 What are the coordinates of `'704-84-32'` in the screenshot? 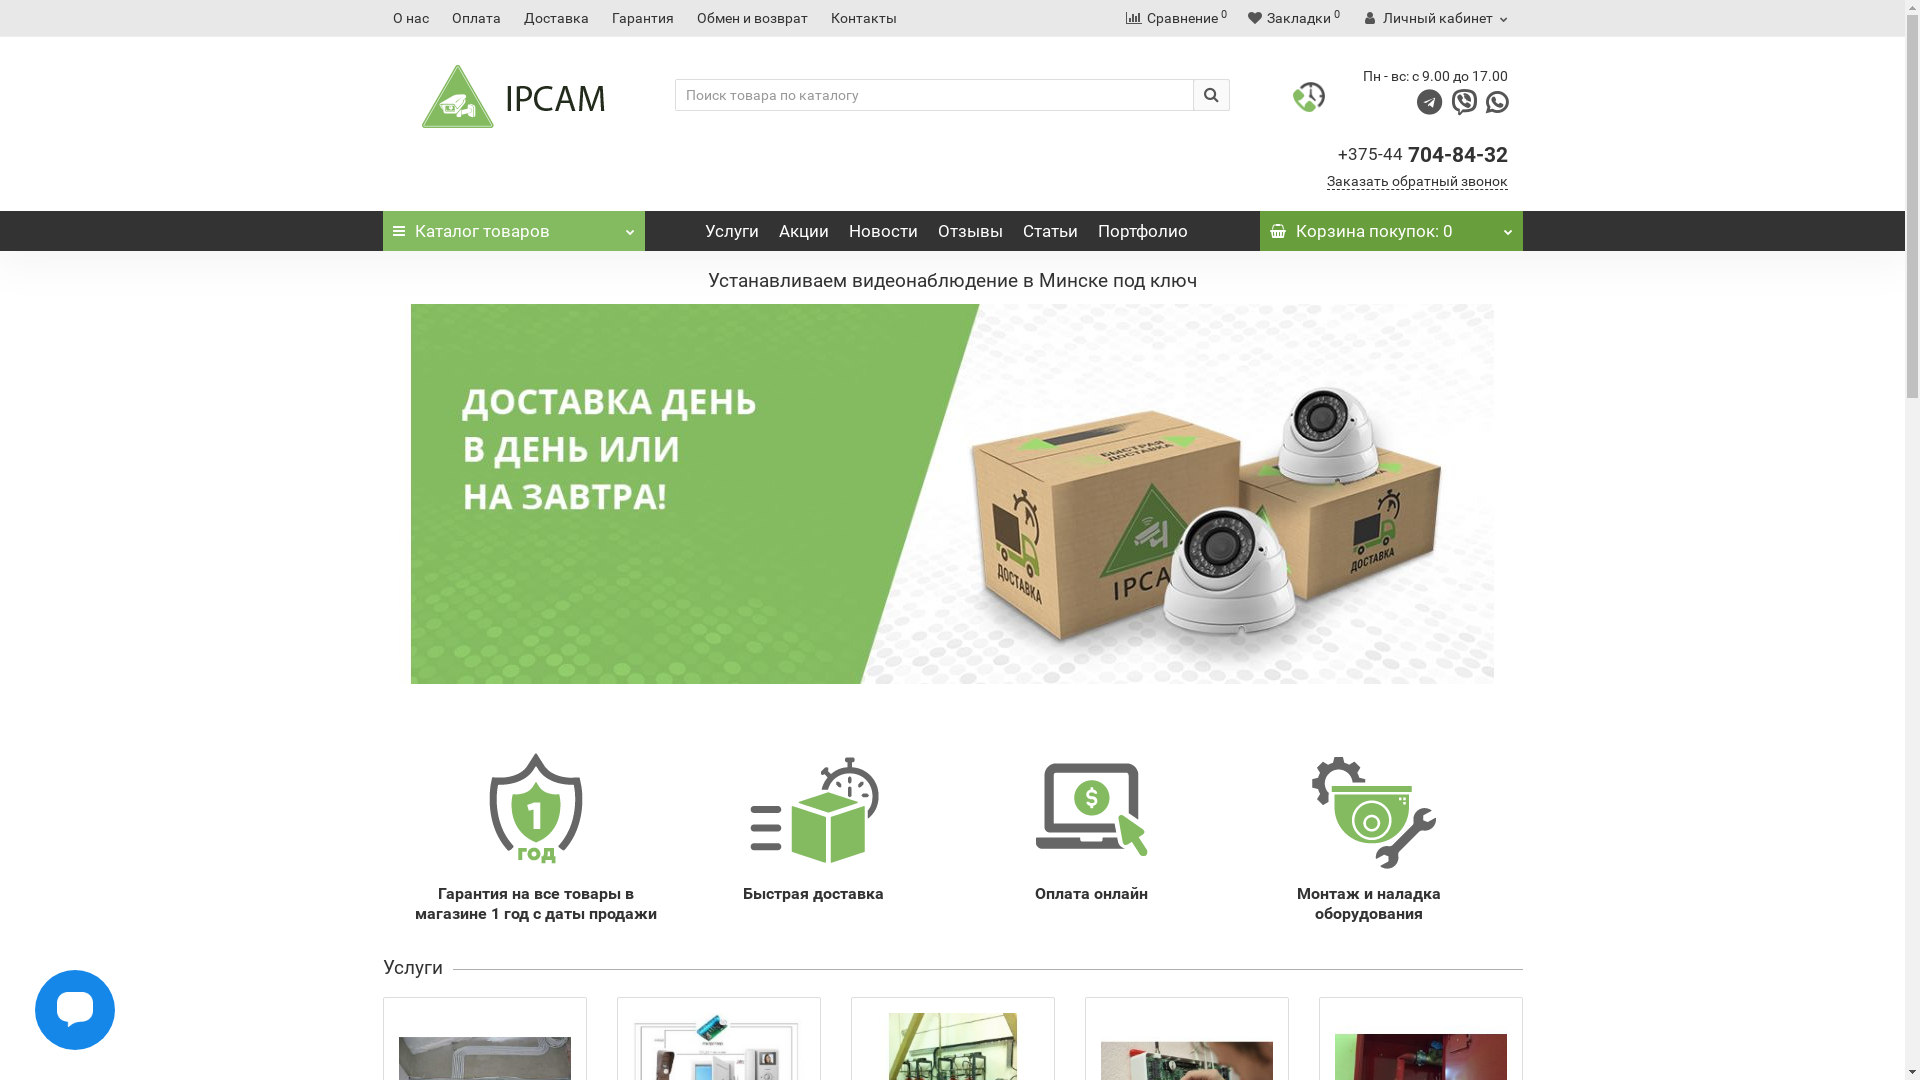 It's located at (1458, 153).